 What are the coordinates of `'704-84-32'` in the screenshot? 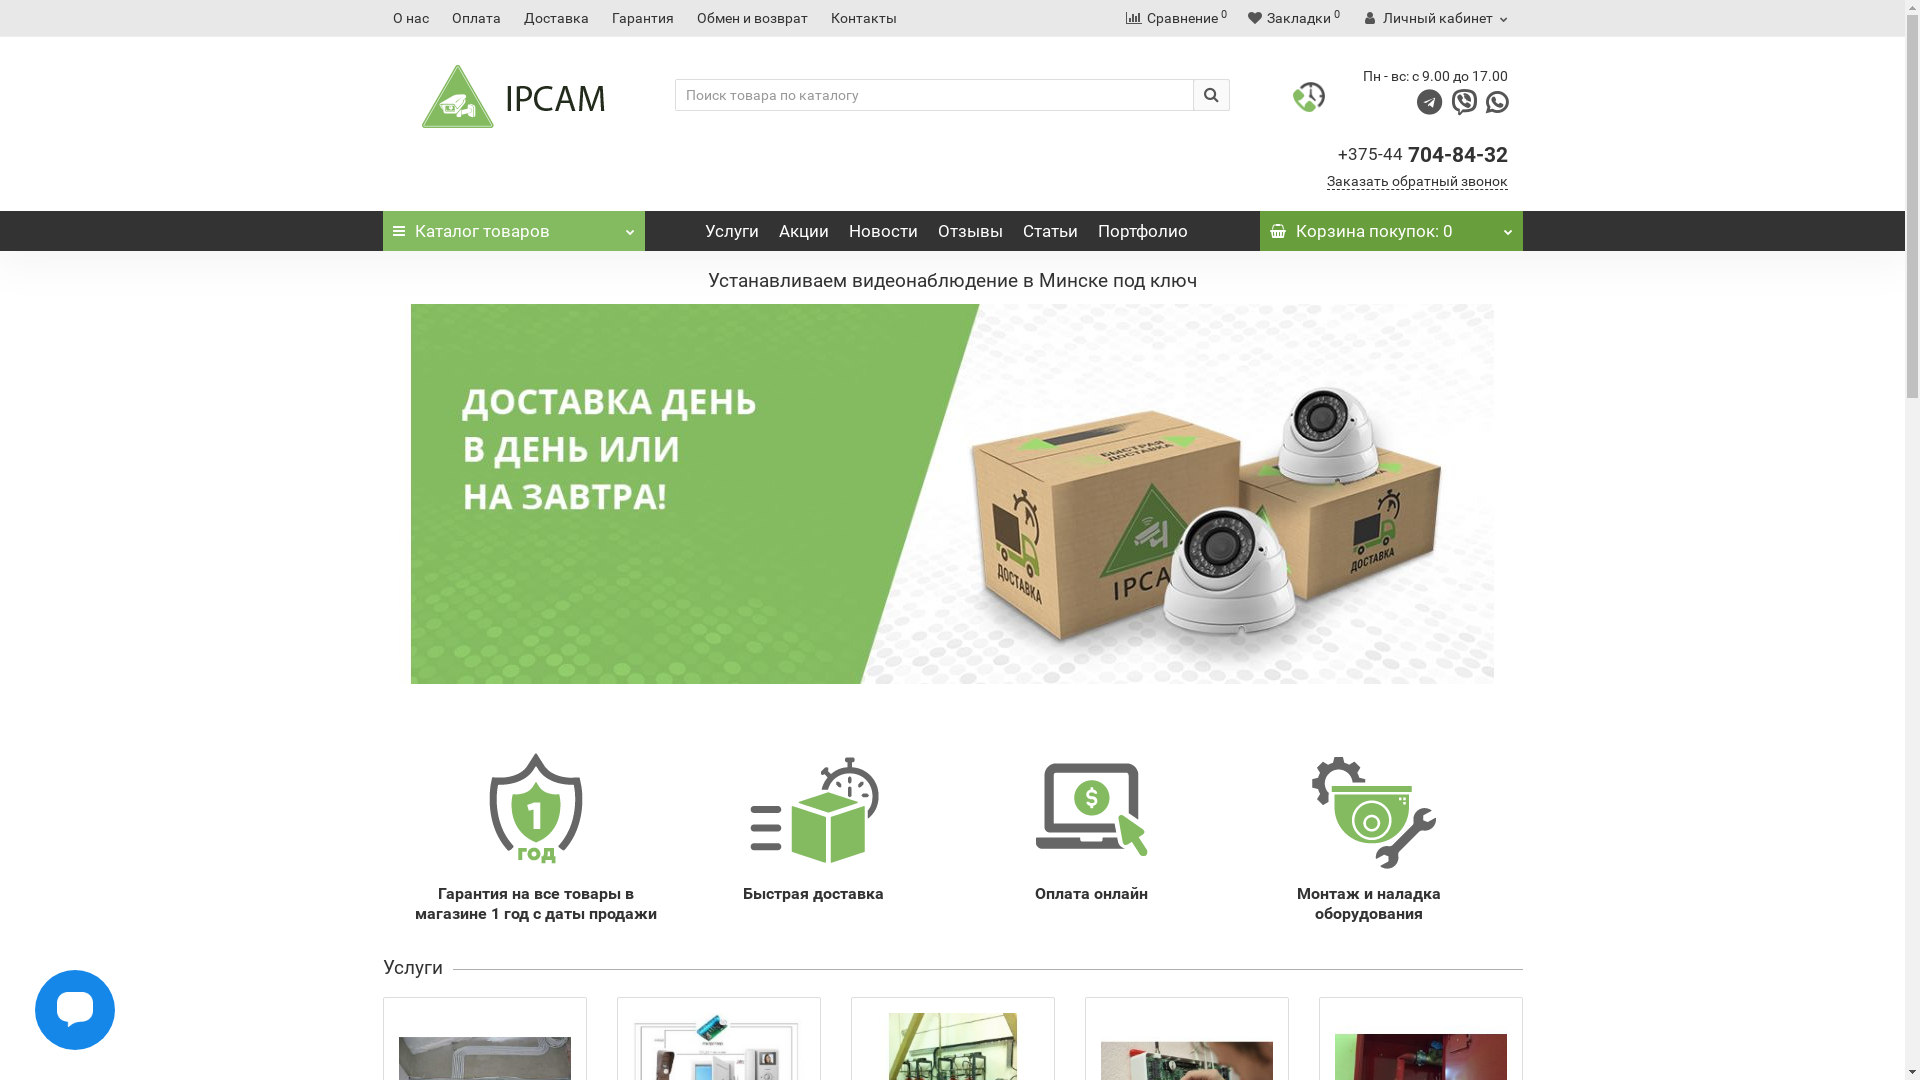 It's located at (1458, 153).